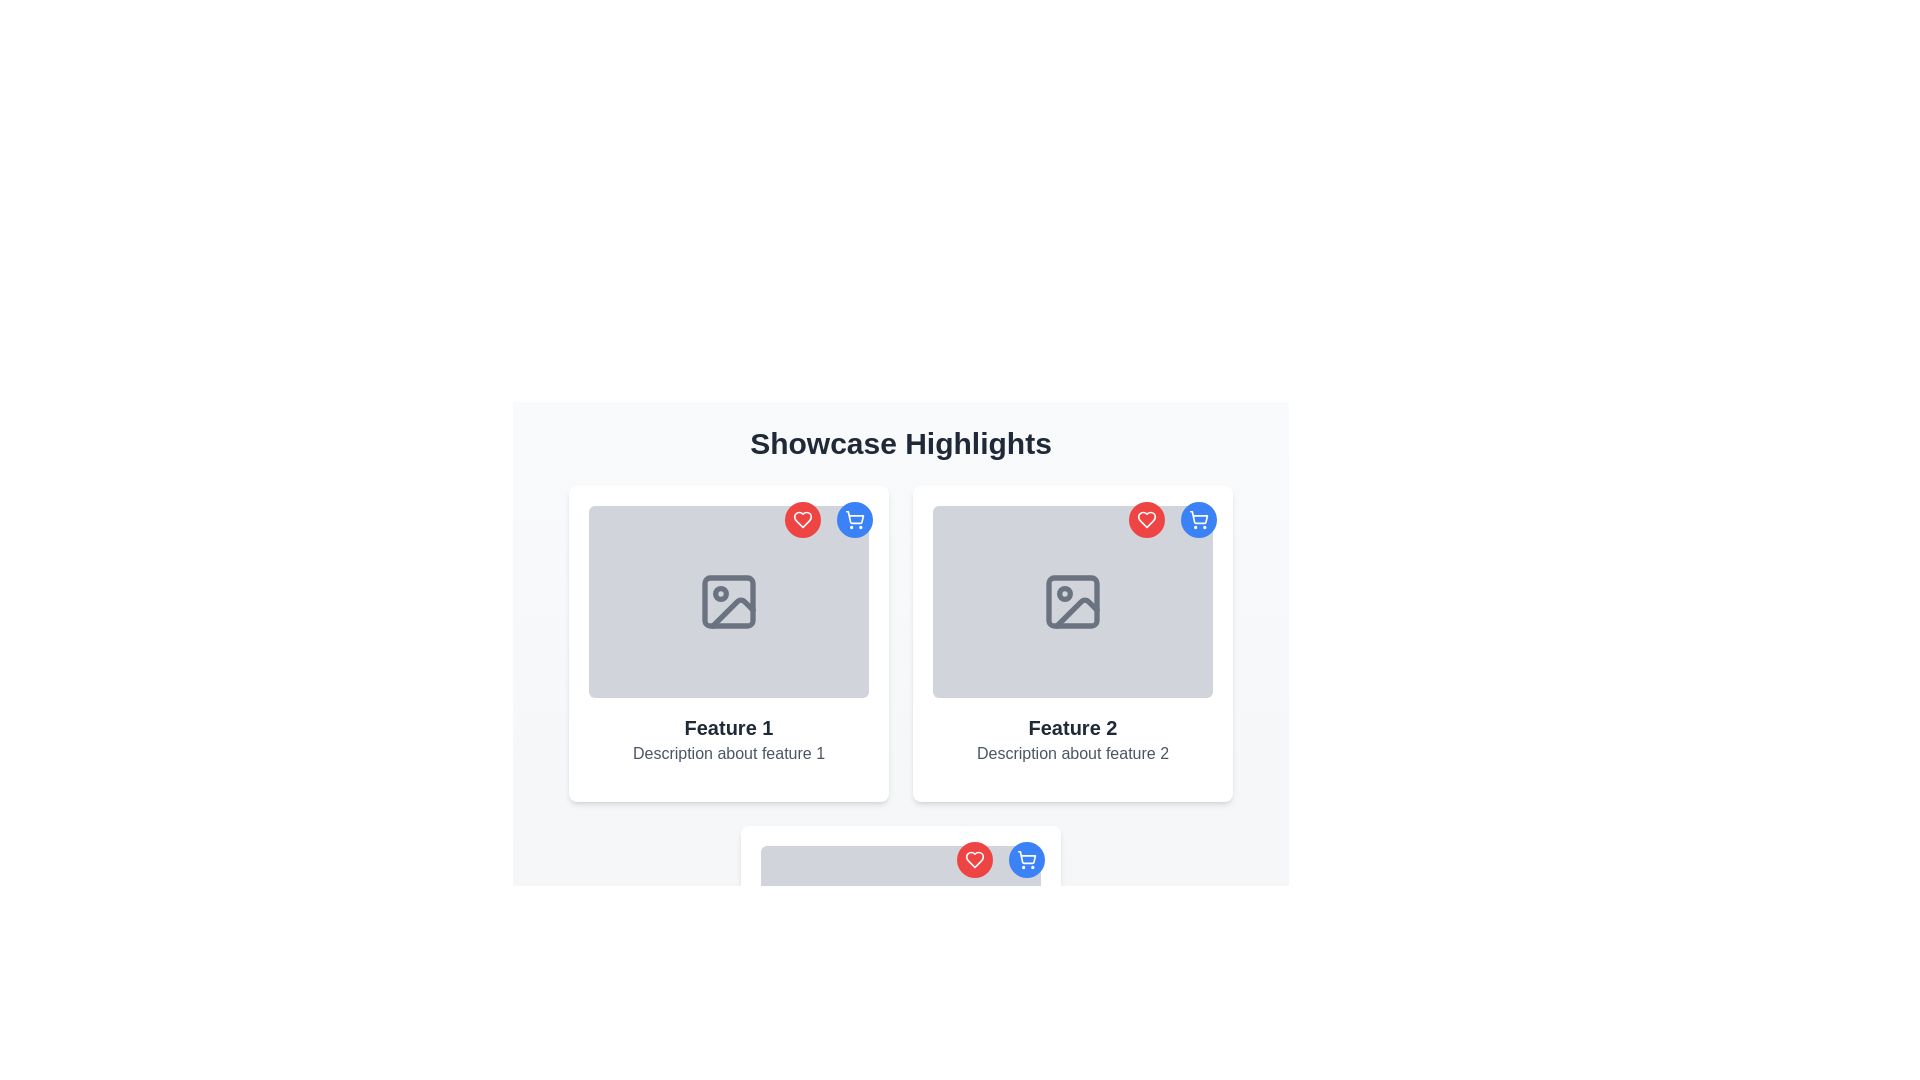 The image size is (1920, 1080). What do you see at coordinates (974, 859) in the screenshot?
I see `the red circular button with a white heart icon located` at bounding box center [974, 859].